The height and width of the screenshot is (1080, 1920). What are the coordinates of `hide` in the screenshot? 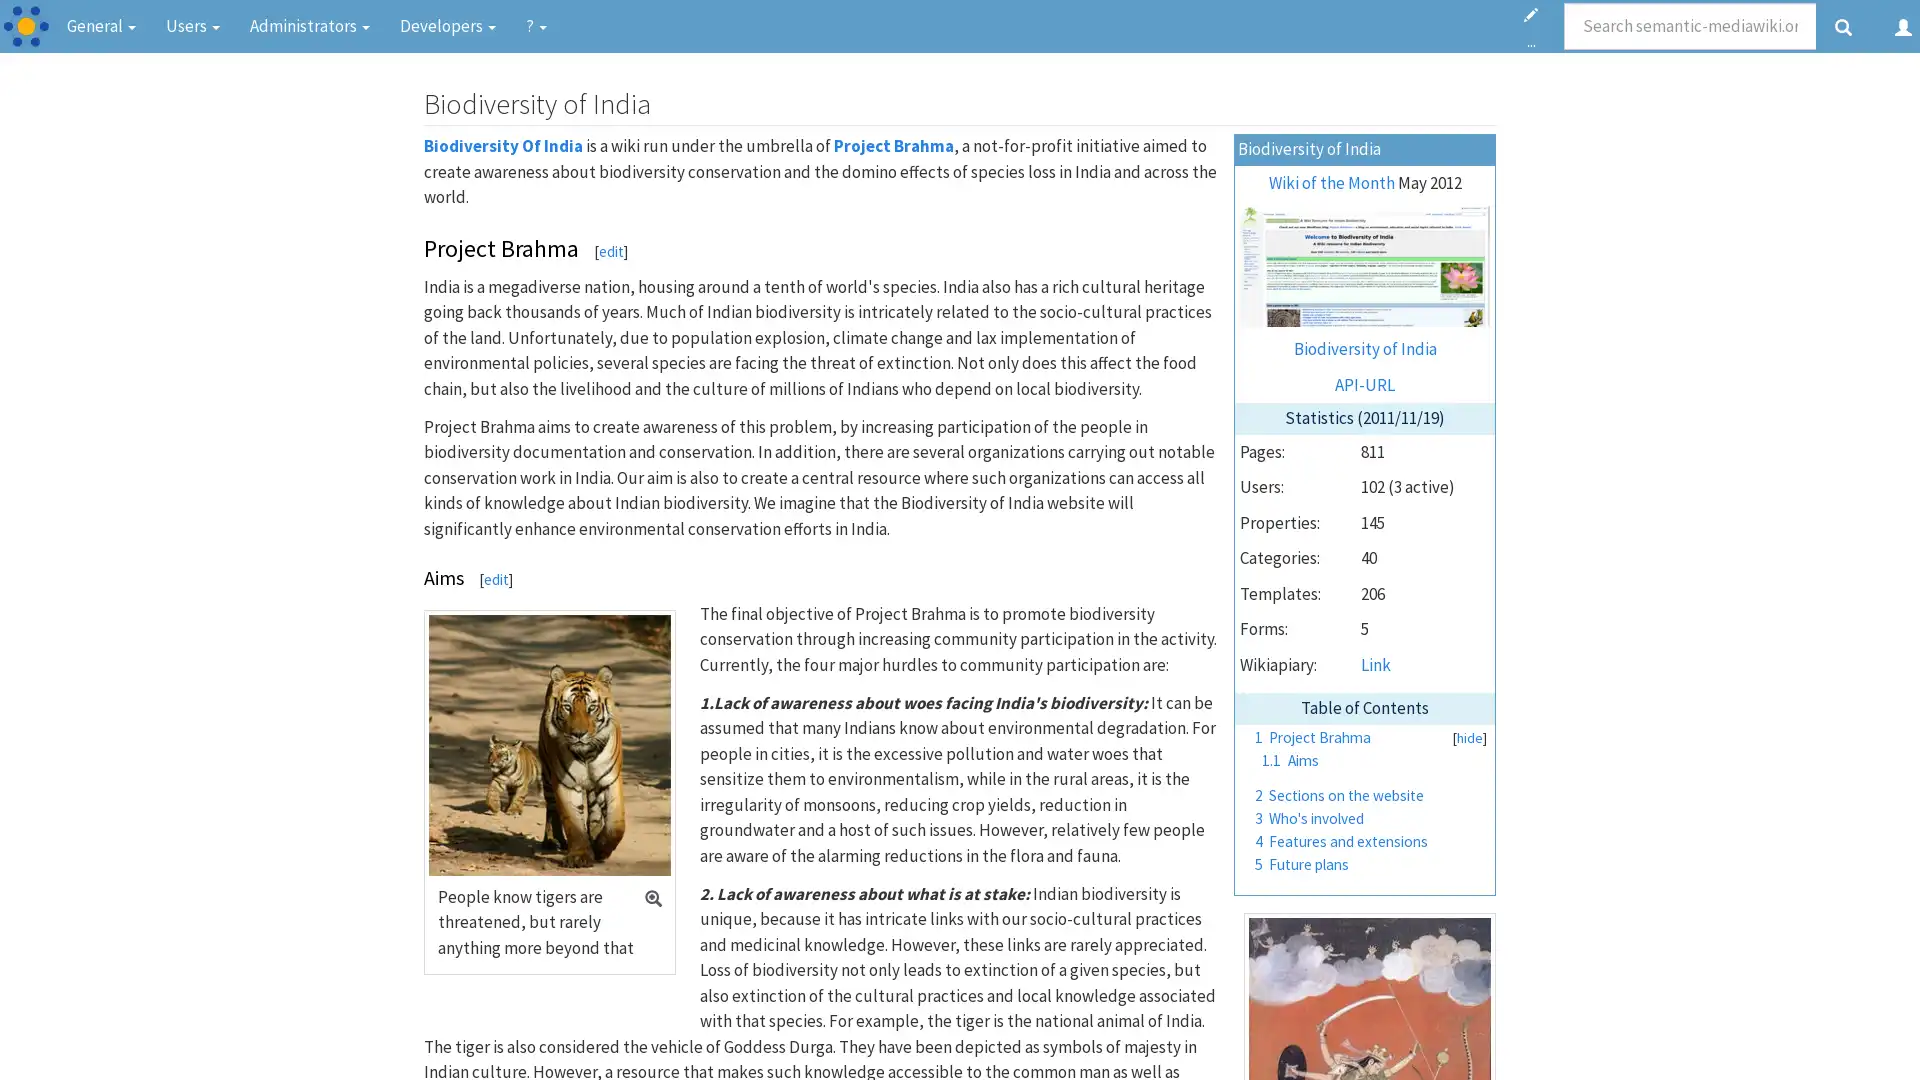 It's located at (1469, 736).